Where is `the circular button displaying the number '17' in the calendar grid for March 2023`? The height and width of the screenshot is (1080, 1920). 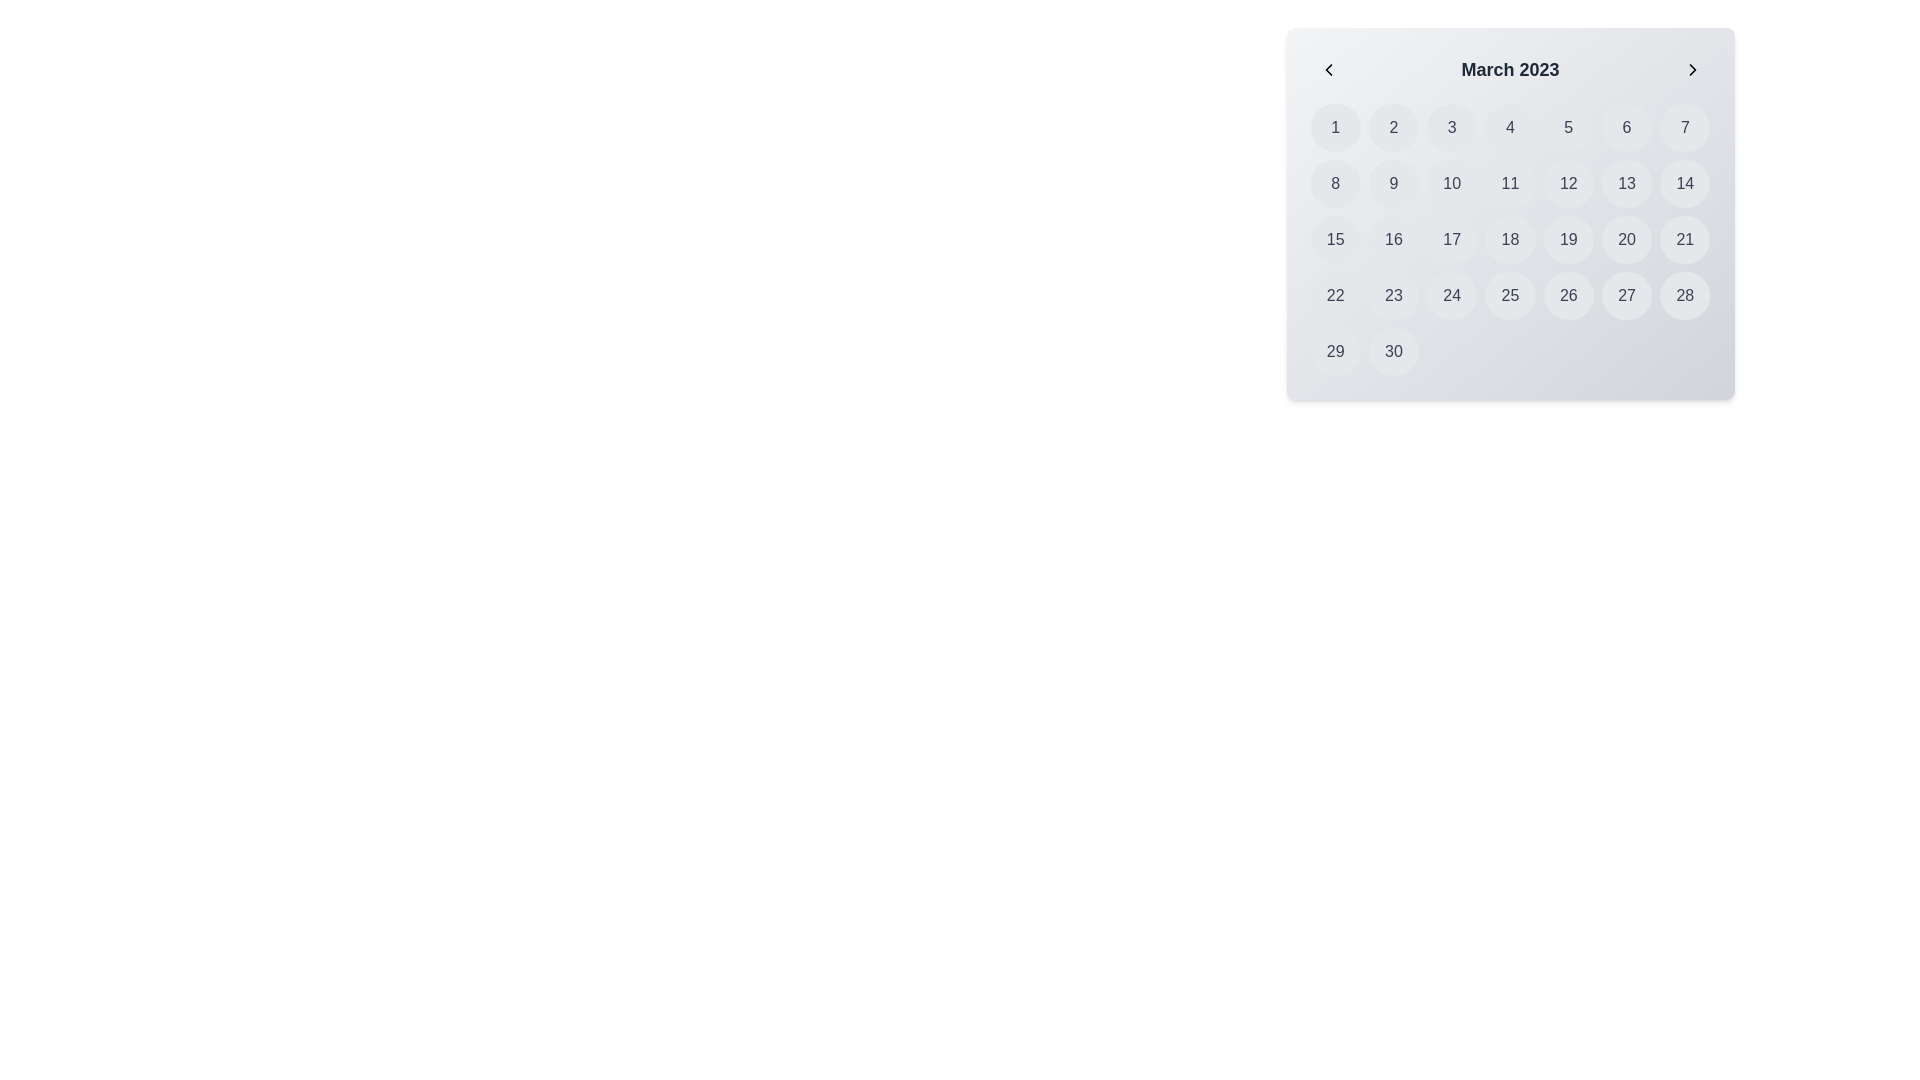
the circular button displaying the number '17' in the calendar grid for March 2023 is located at coordinates (1452, 238).